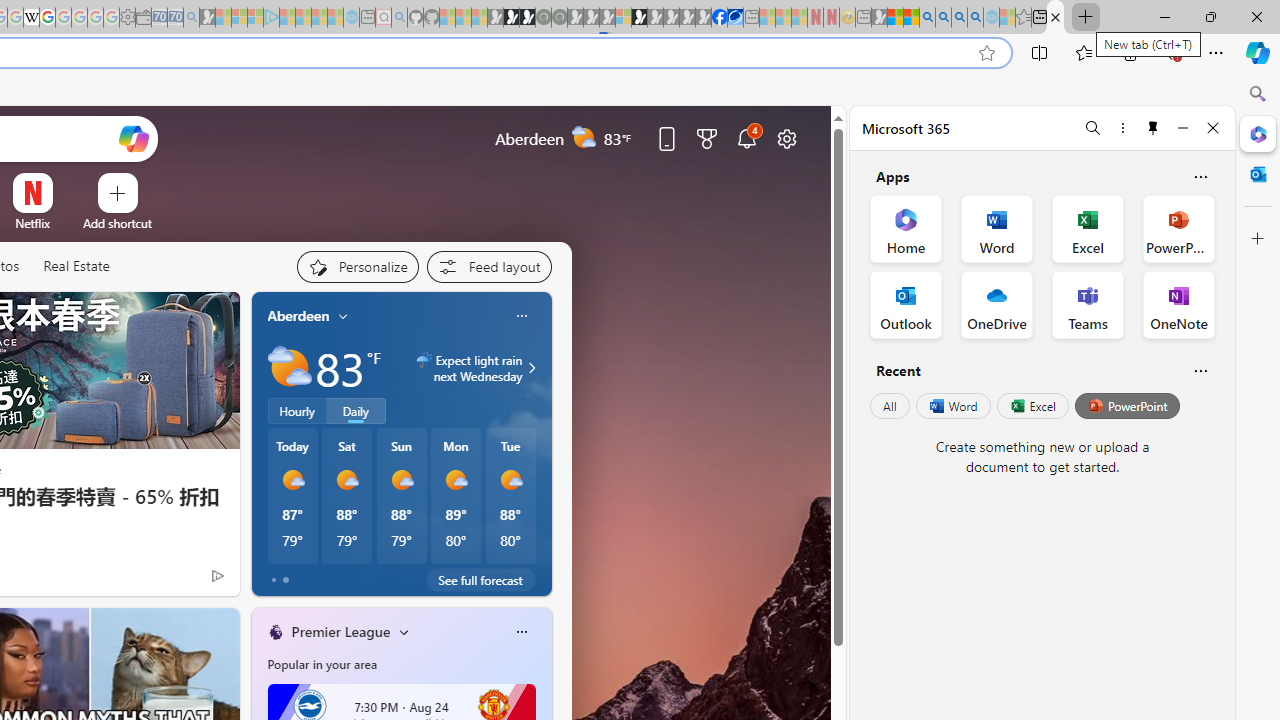 This screenshot has height=720, width=1280. What do you see at coordinates (511, 17) in the screenshot?
I see `'Play Zoo Boom in your browser | Games from Microsoft Start'` at bounding box center [511, 17].